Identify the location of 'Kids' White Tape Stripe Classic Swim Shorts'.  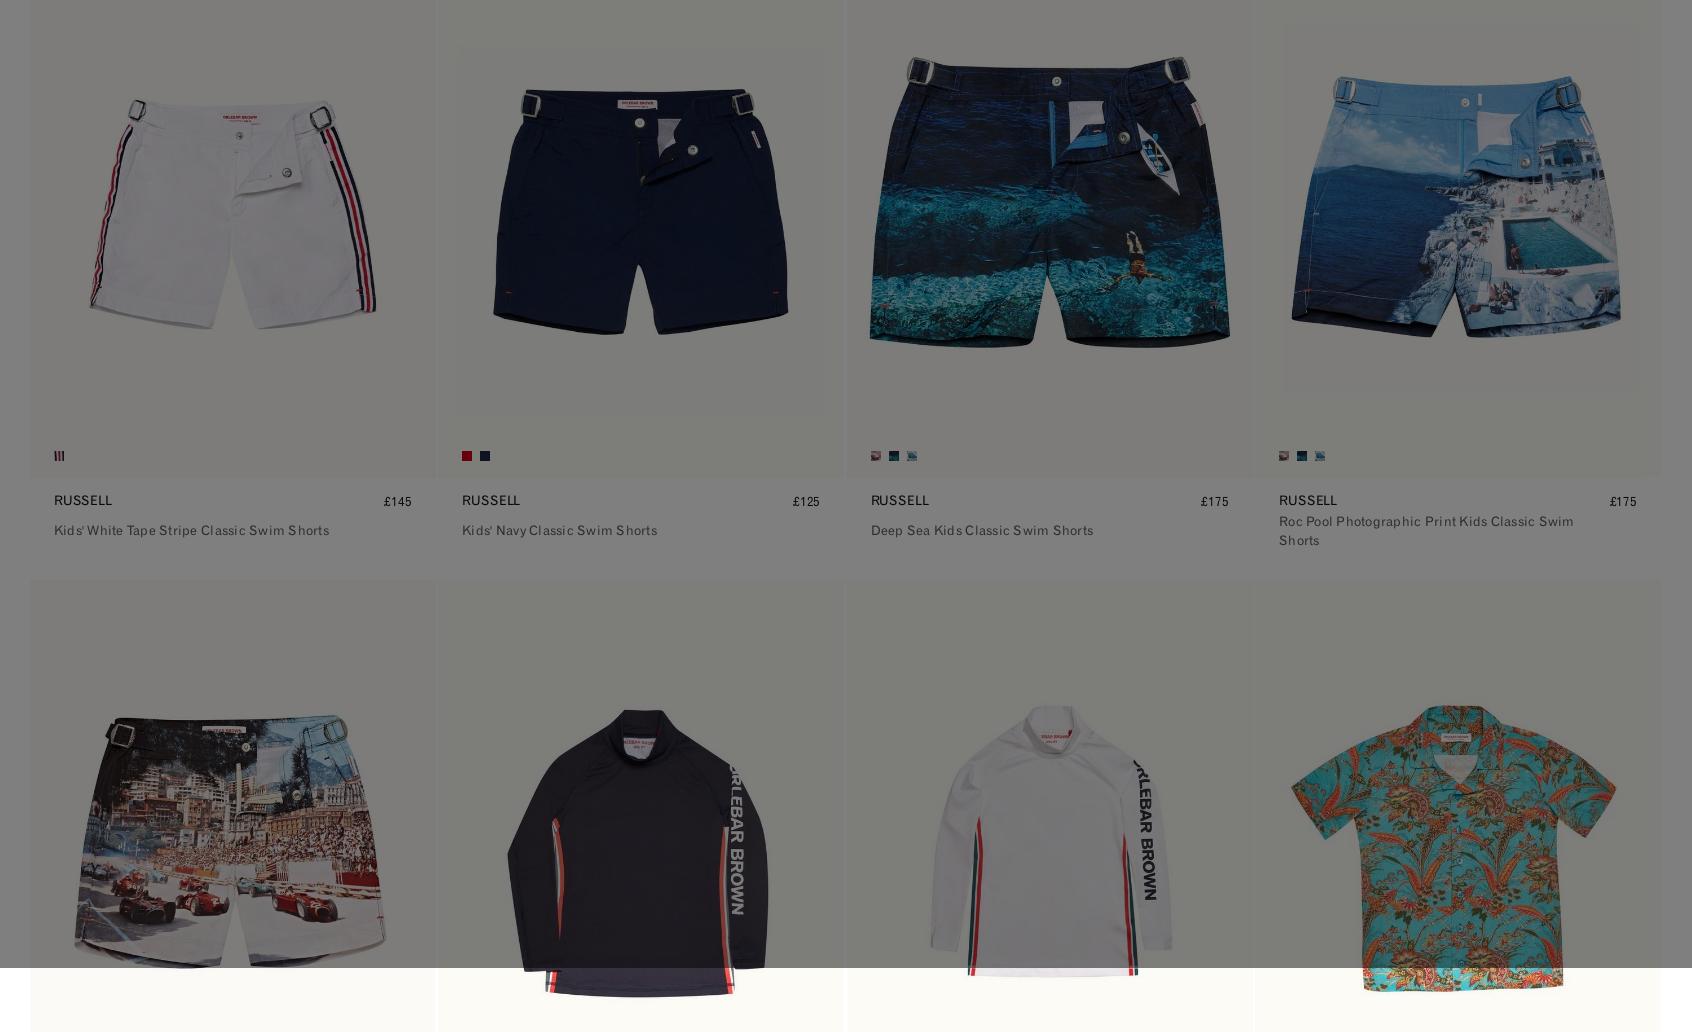
(189, 530).